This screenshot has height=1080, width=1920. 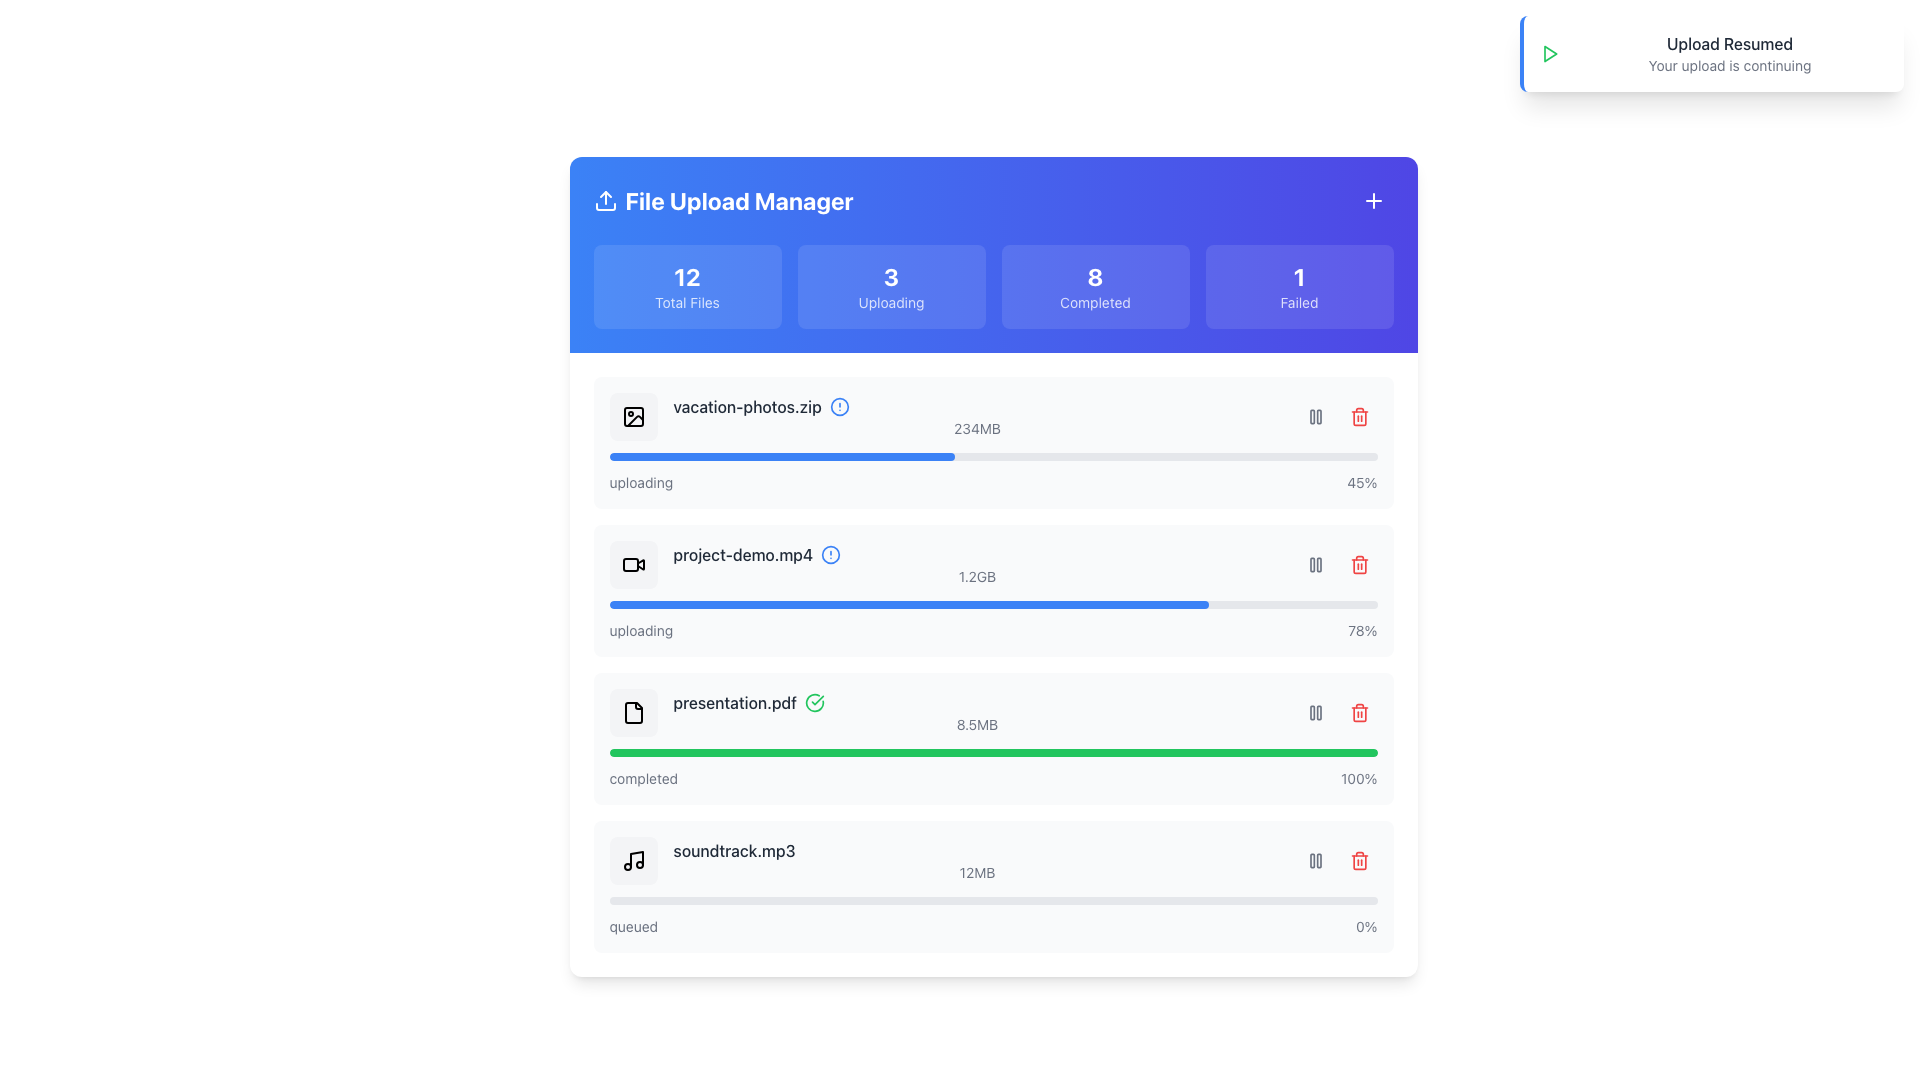 What do you see at coordinates (1315, 712) in the screenshot?
I see `the pause button located to the right of the row for 'presentation.pdf' to change its background color` at bounding box center [1315, 712].